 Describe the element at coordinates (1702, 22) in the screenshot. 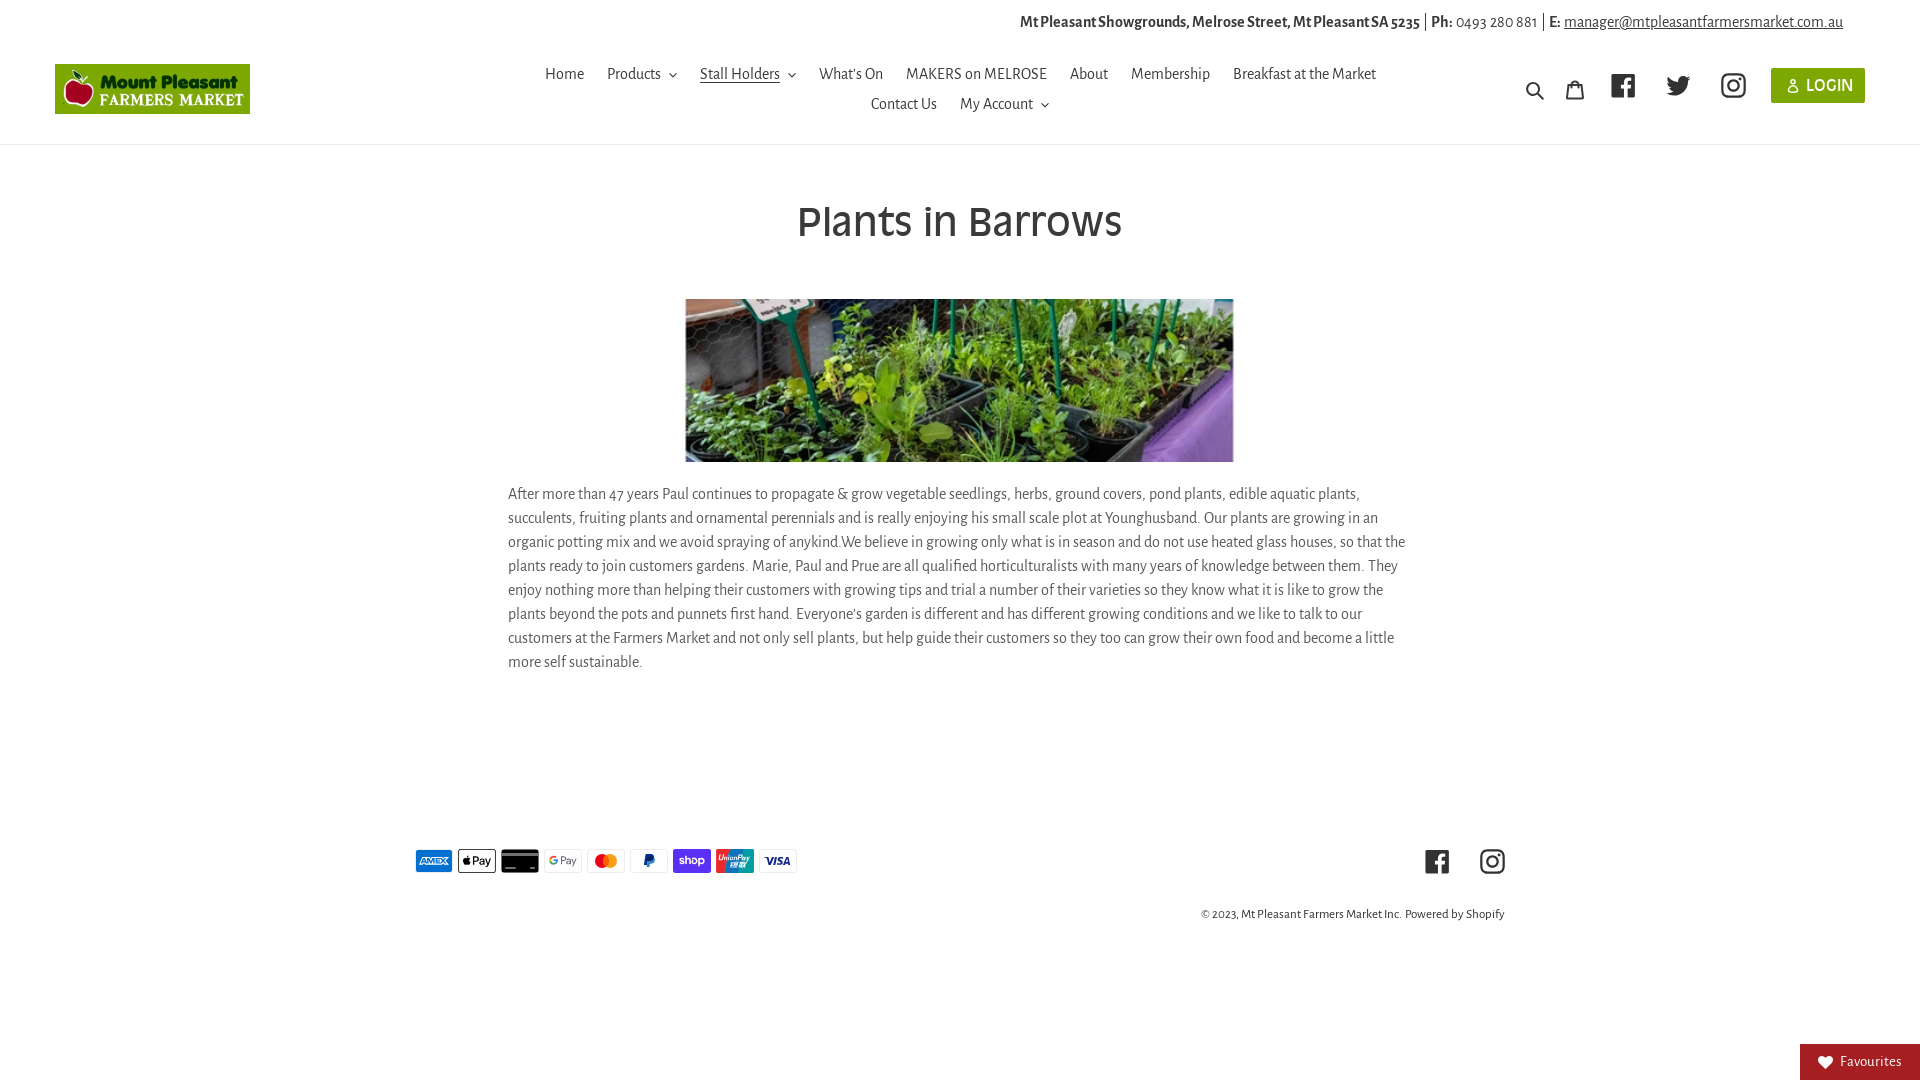

I see `'manager@mtpleasantfarmersmarket.com.au'` at that location.